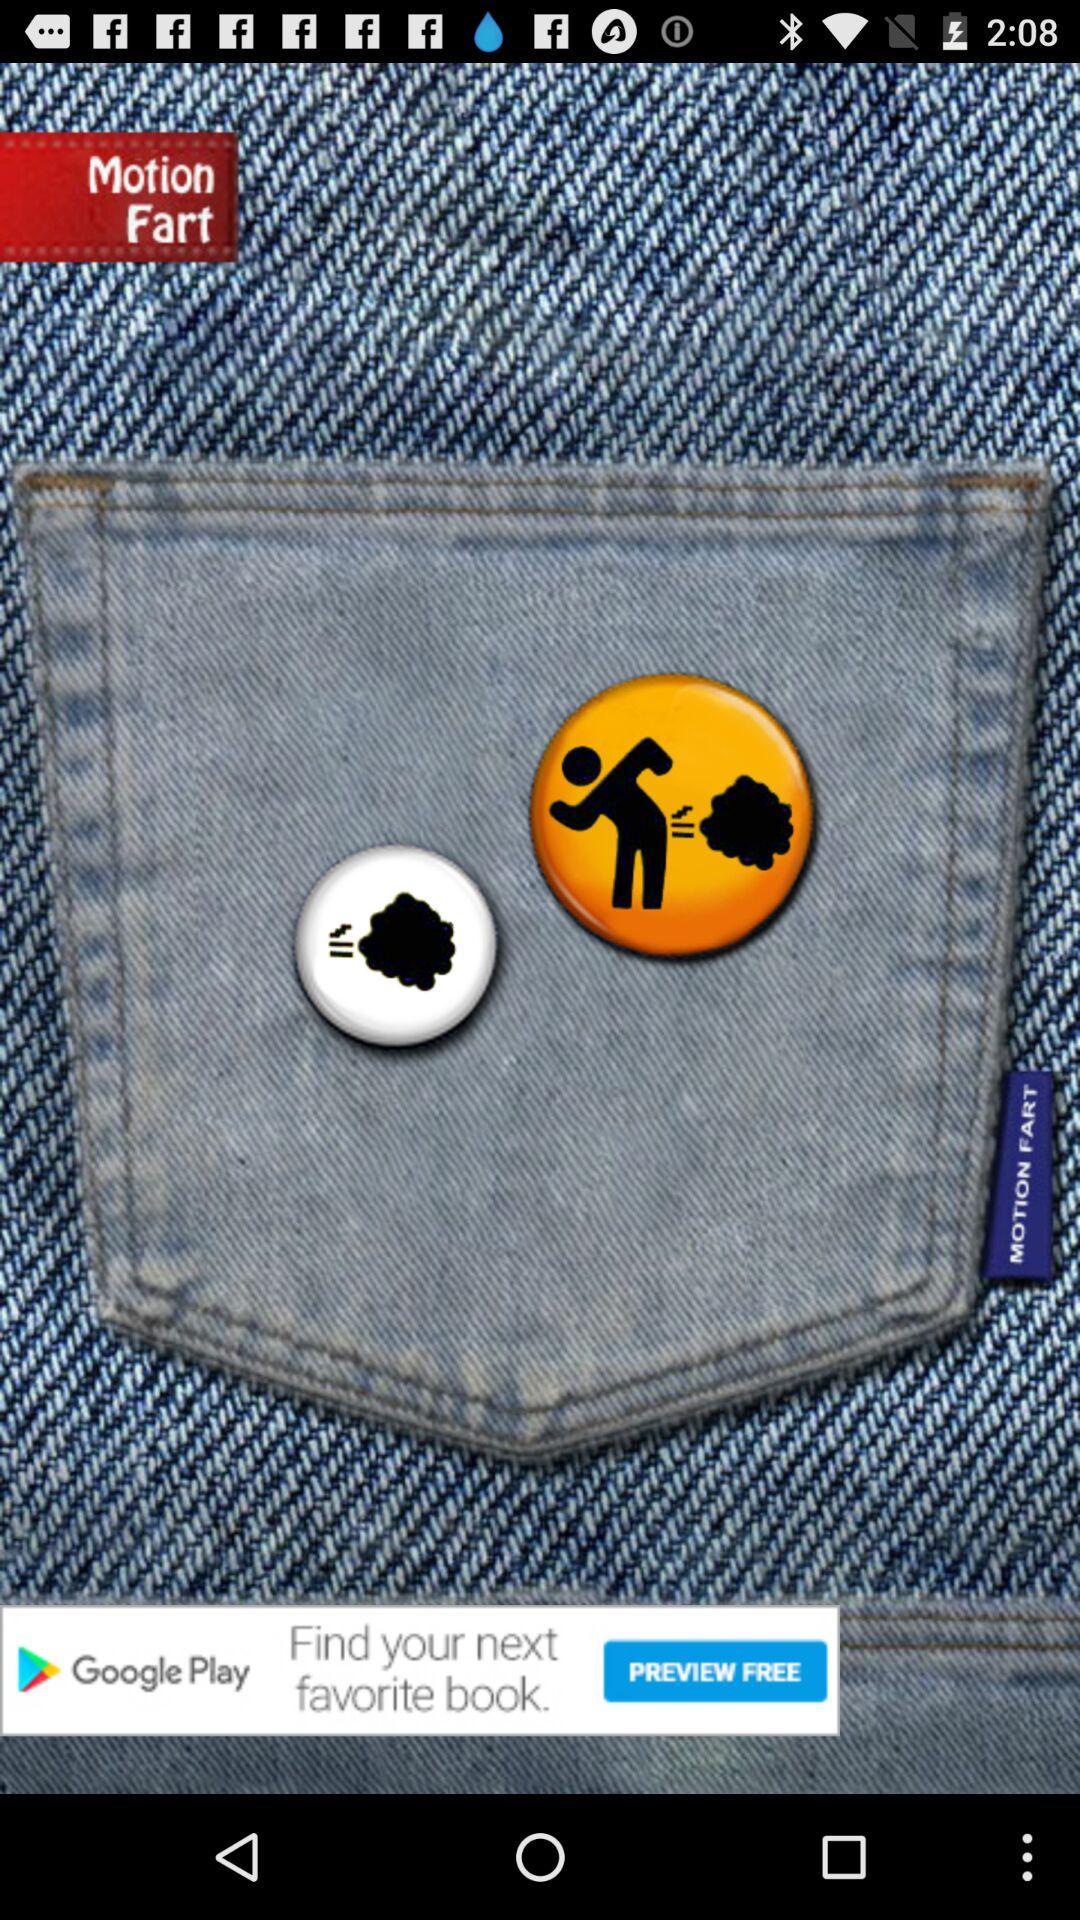 The width and height of the screenshot is (1080, 1920). I want to click on google play books advertisement, so click(540, 1670).